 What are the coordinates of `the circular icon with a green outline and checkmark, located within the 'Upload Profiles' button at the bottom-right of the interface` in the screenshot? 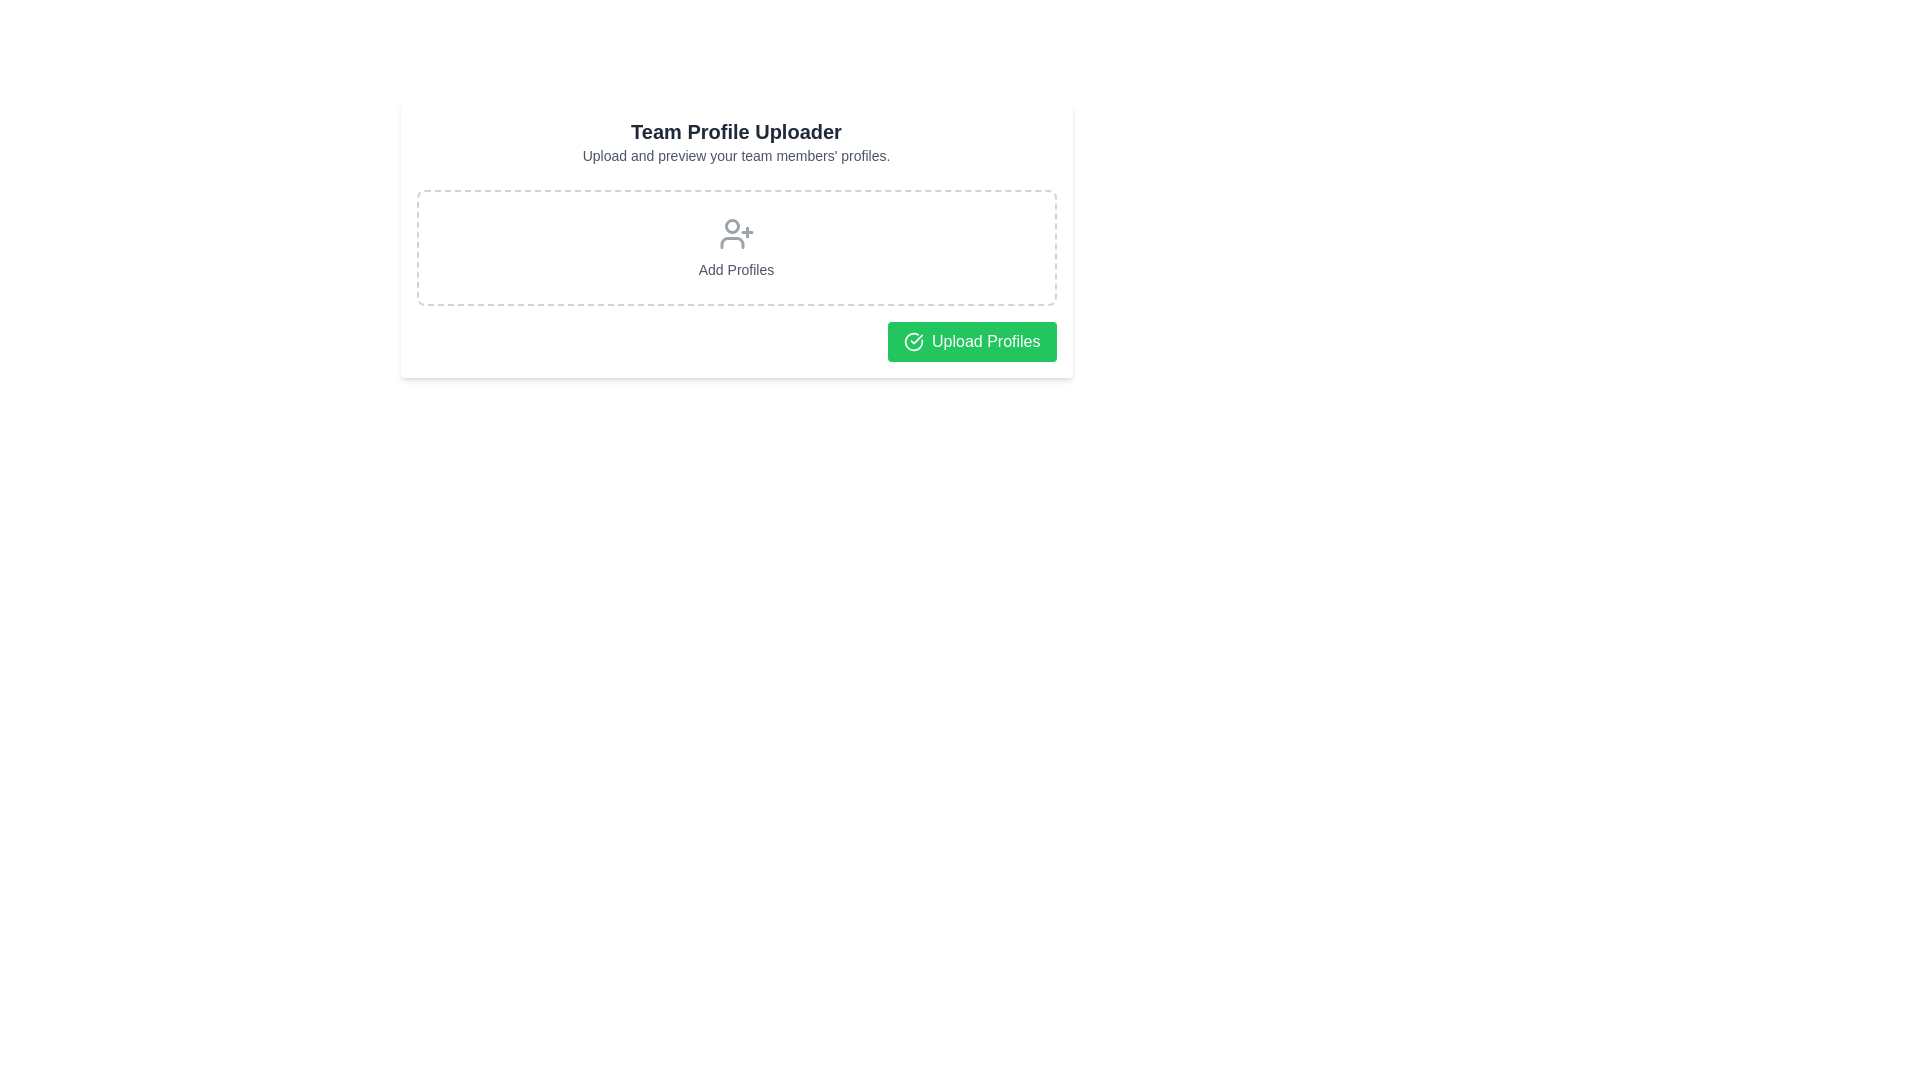 It's located at (912, 341).